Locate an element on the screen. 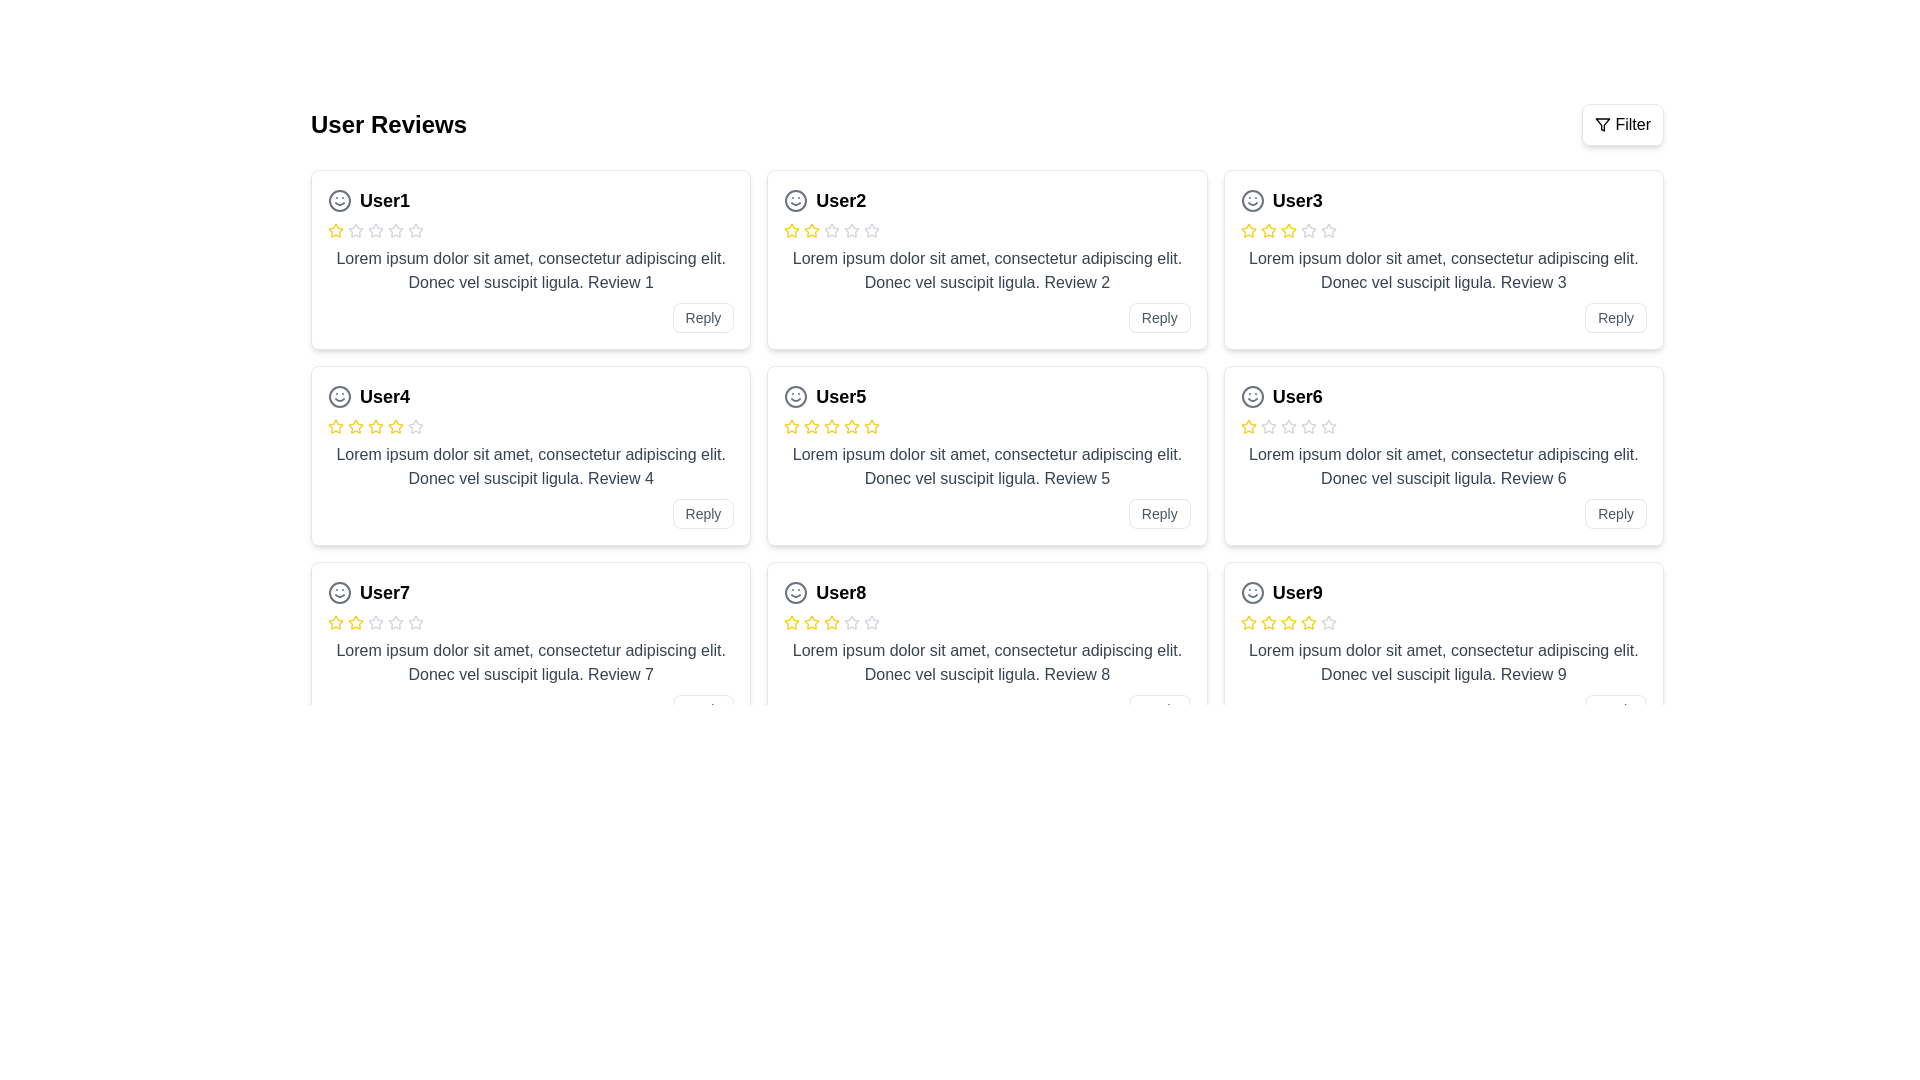  the fifth star icon in the rating row for 'User5' is located at coordinates (852, 426).